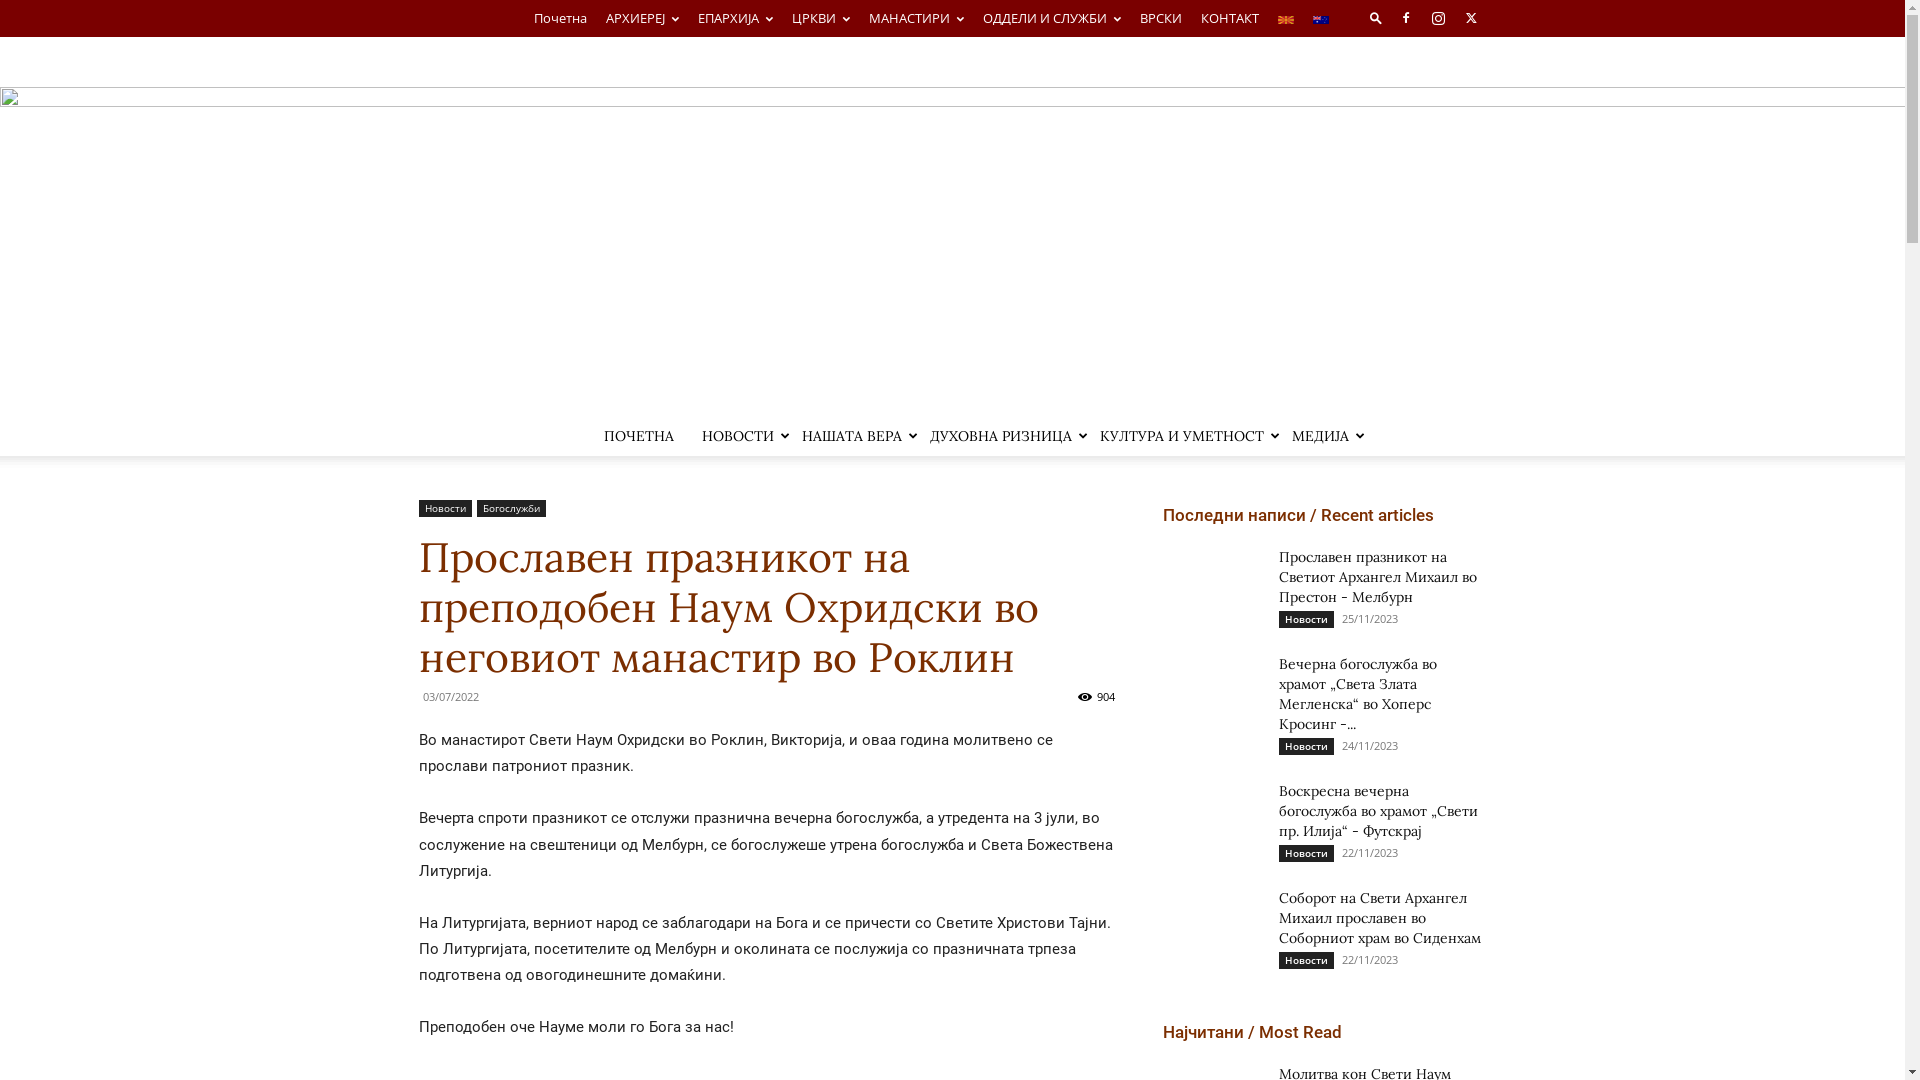 This screenshot has width=1920, height=1080. What do you see at coordinates (1430, 92) in the screenshot?
I see `'Search'` at bounding box center [1430, 92].